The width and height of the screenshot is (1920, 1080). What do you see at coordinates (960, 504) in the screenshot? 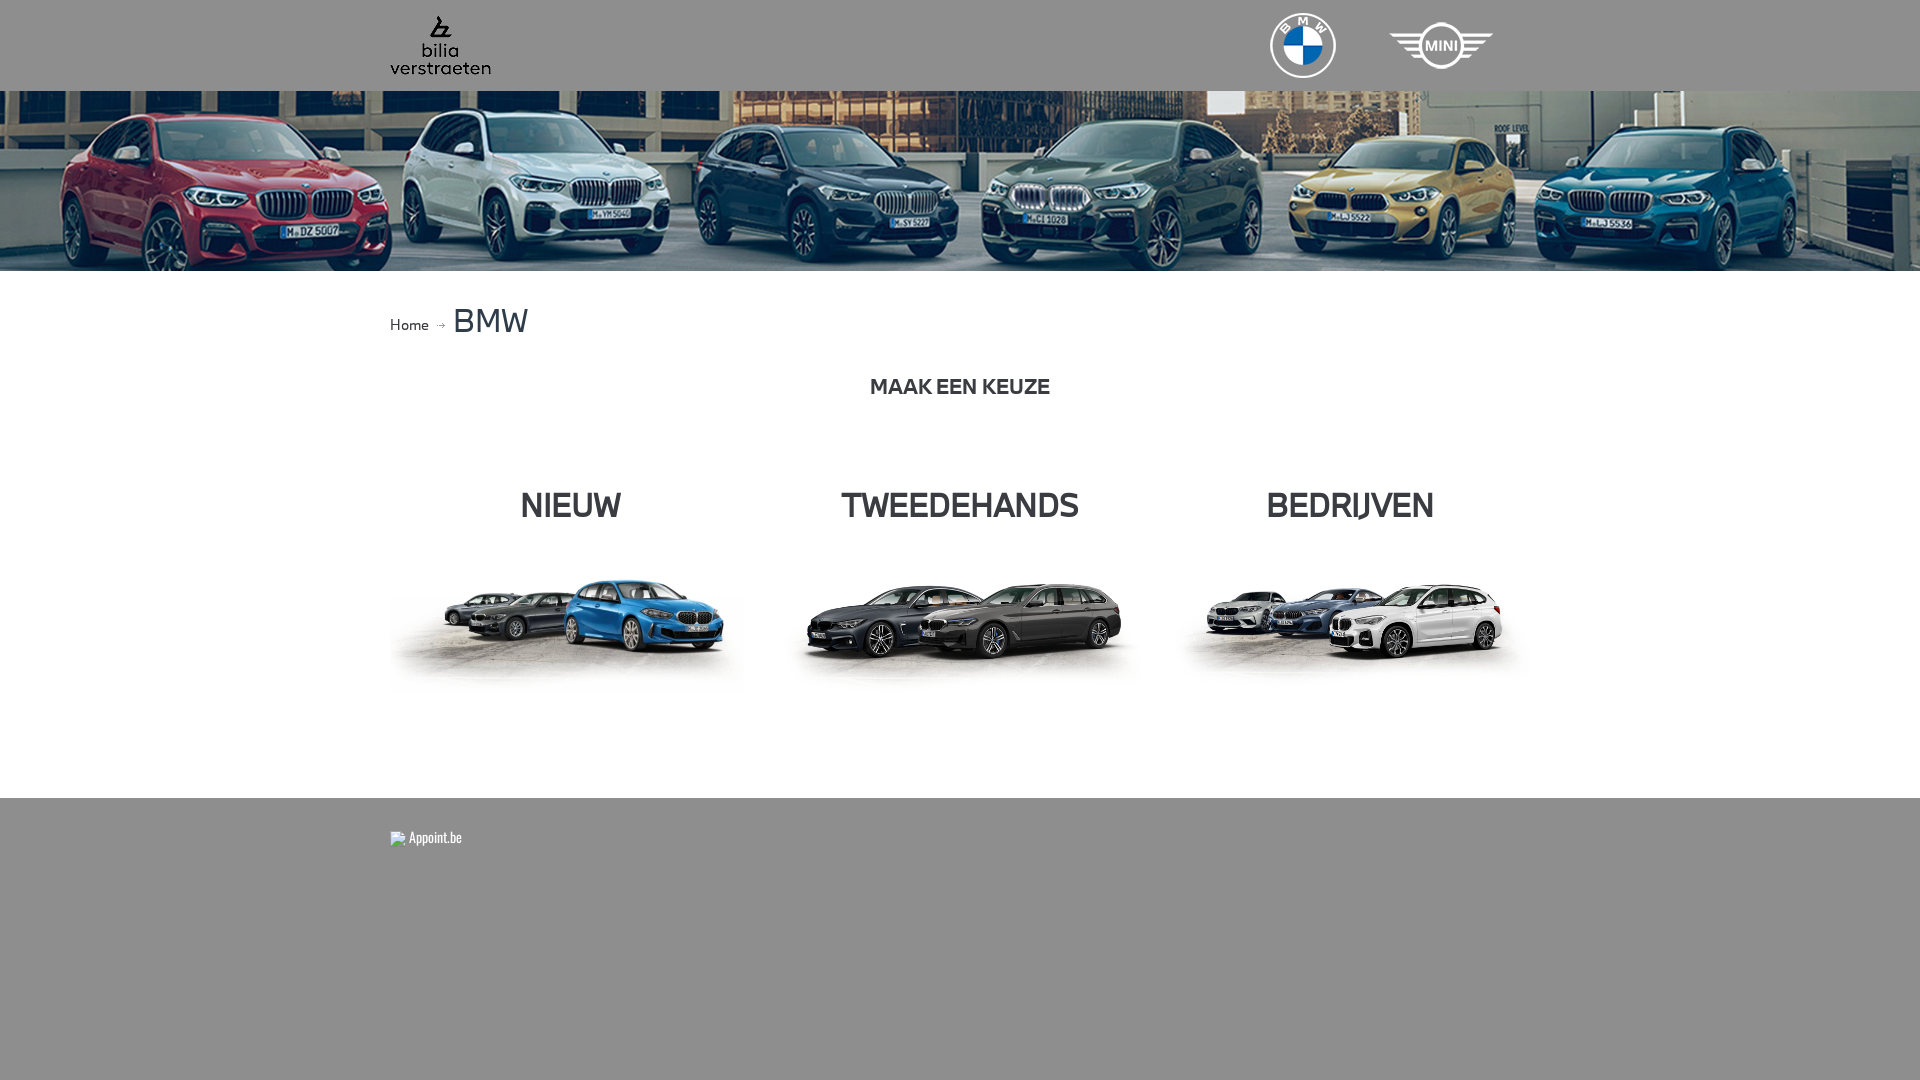
I see `'TWEEDEHANDS'` at bounding box center [960, 504].